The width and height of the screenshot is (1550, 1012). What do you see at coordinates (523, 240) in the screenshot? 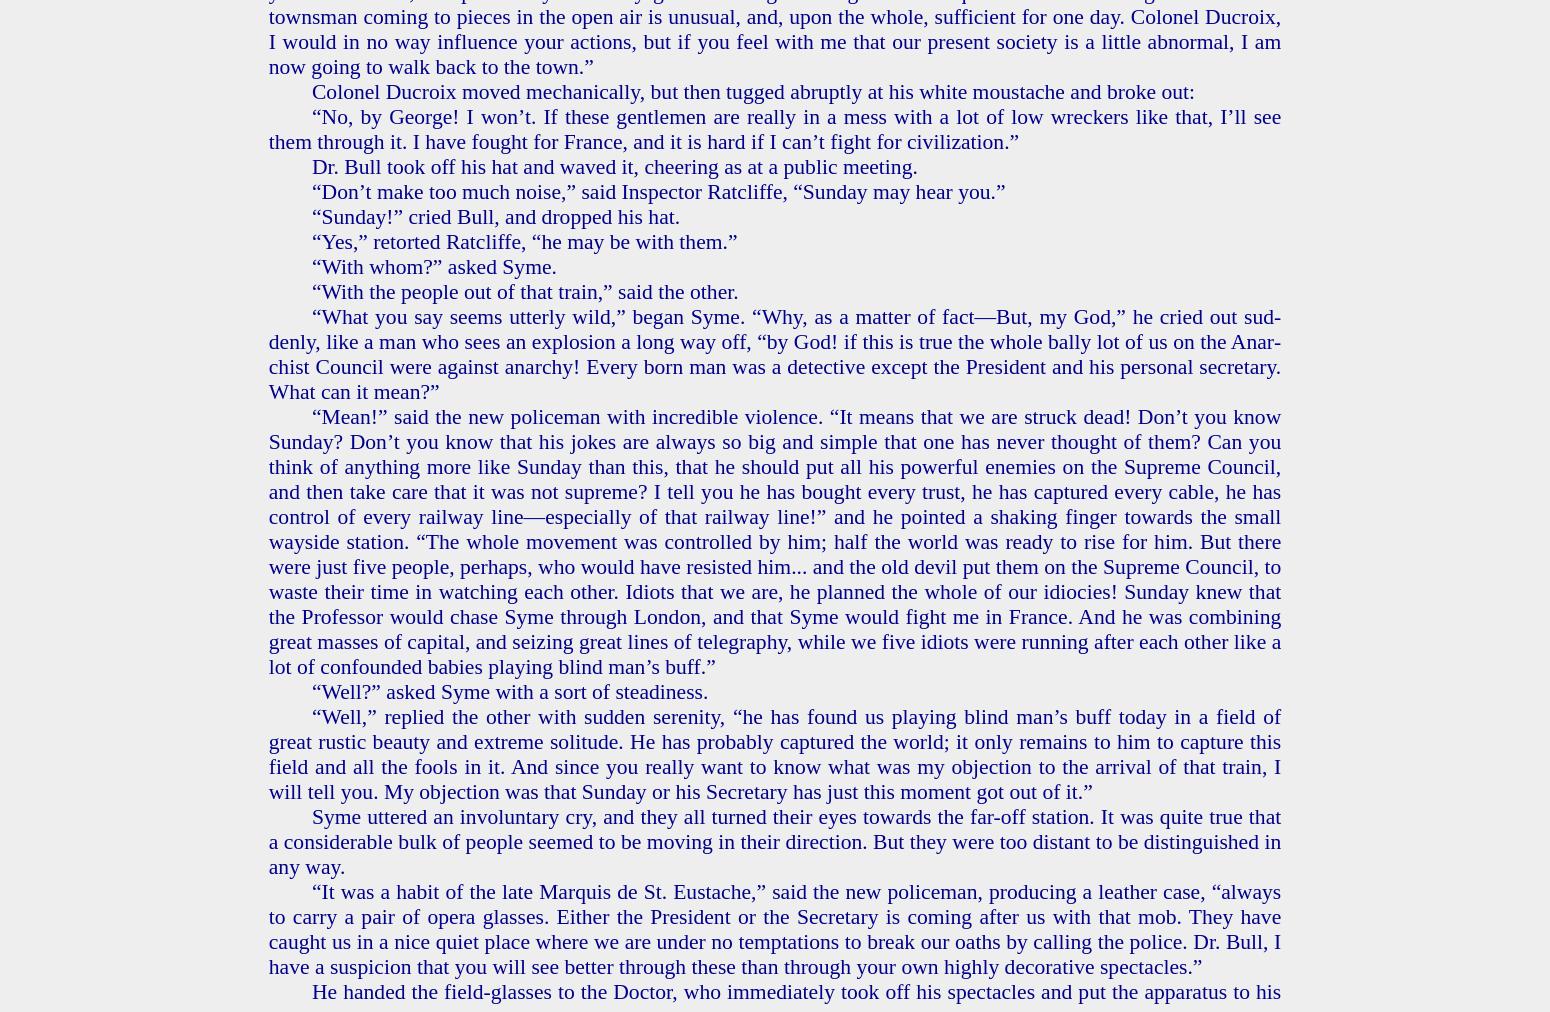
I see `'“Yes,” re­tort­ed Rat­cliffe, “he may be with them.”'` at bounding box center [523, 240].